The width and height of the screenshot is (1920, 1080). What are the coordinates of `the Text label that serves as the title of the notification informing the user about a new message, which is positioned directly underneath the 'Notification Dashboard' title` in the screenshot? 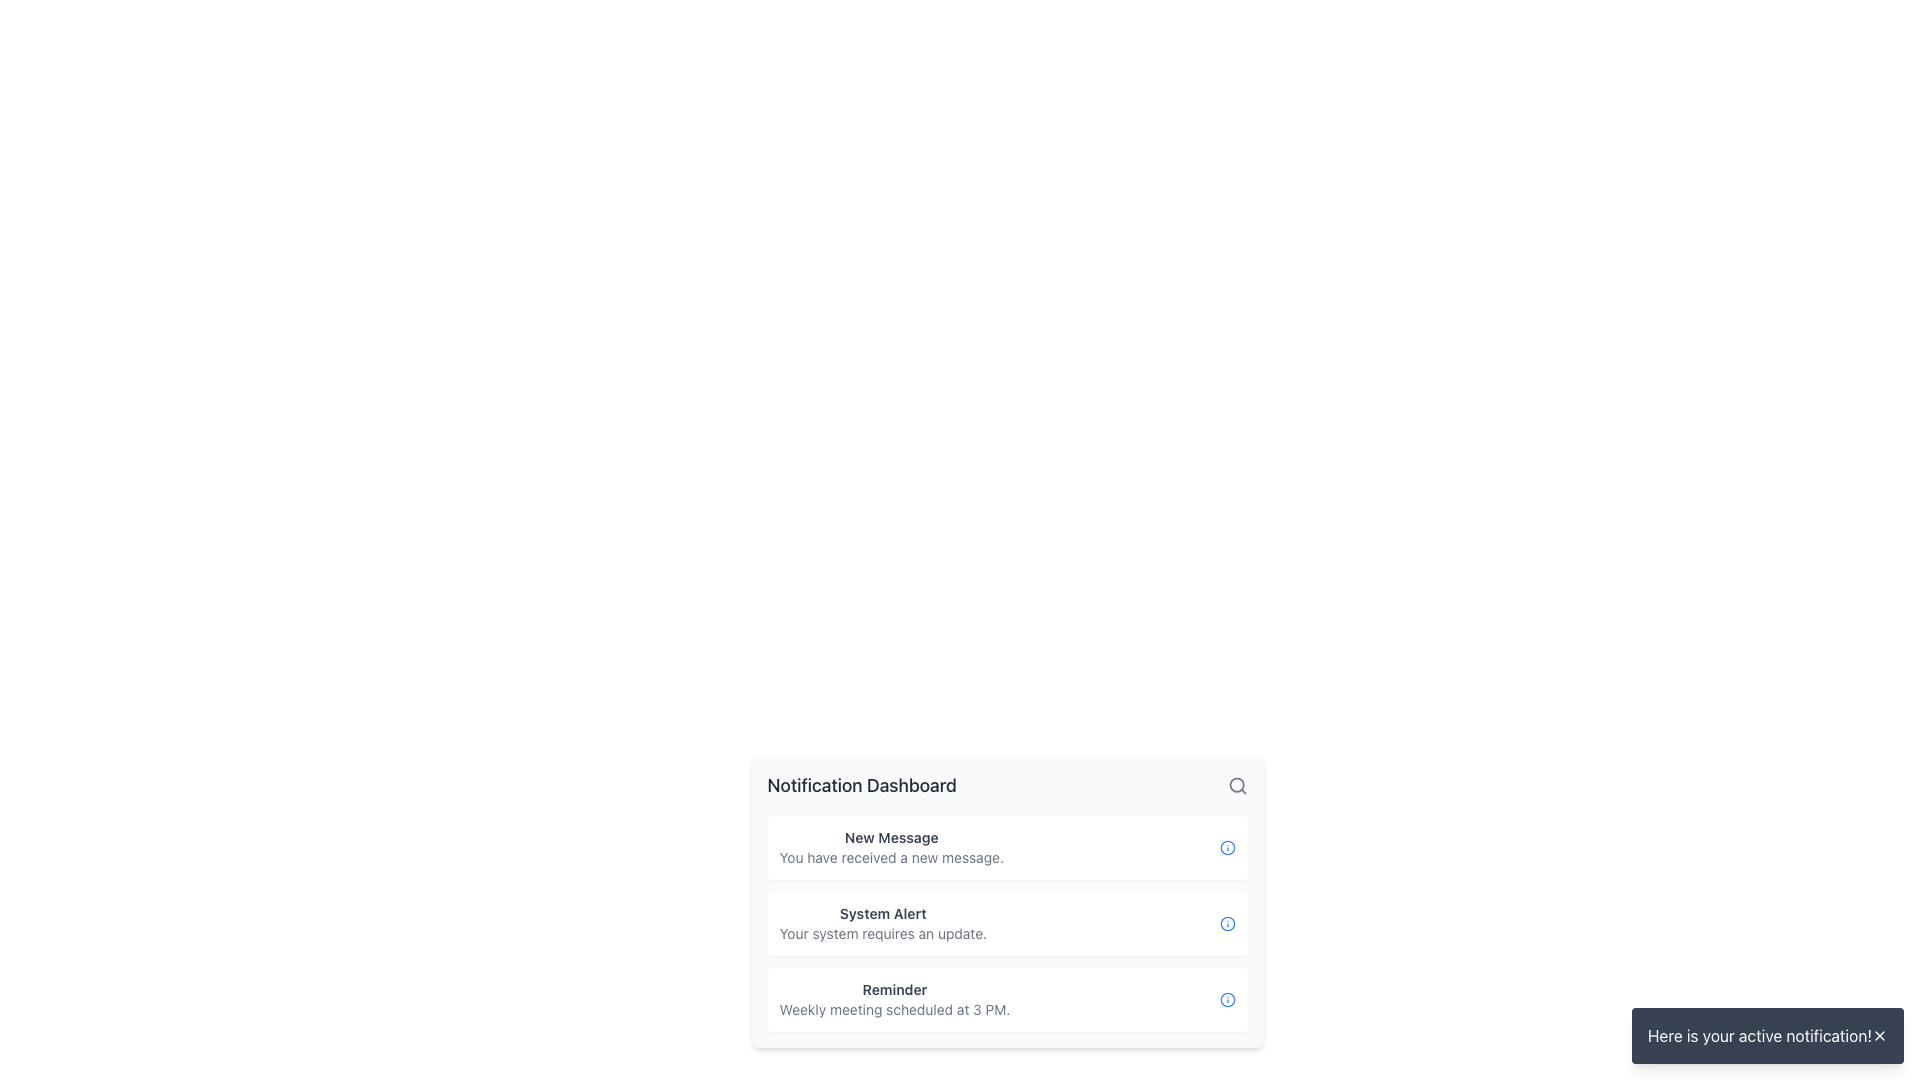 It's located at (890, 837).